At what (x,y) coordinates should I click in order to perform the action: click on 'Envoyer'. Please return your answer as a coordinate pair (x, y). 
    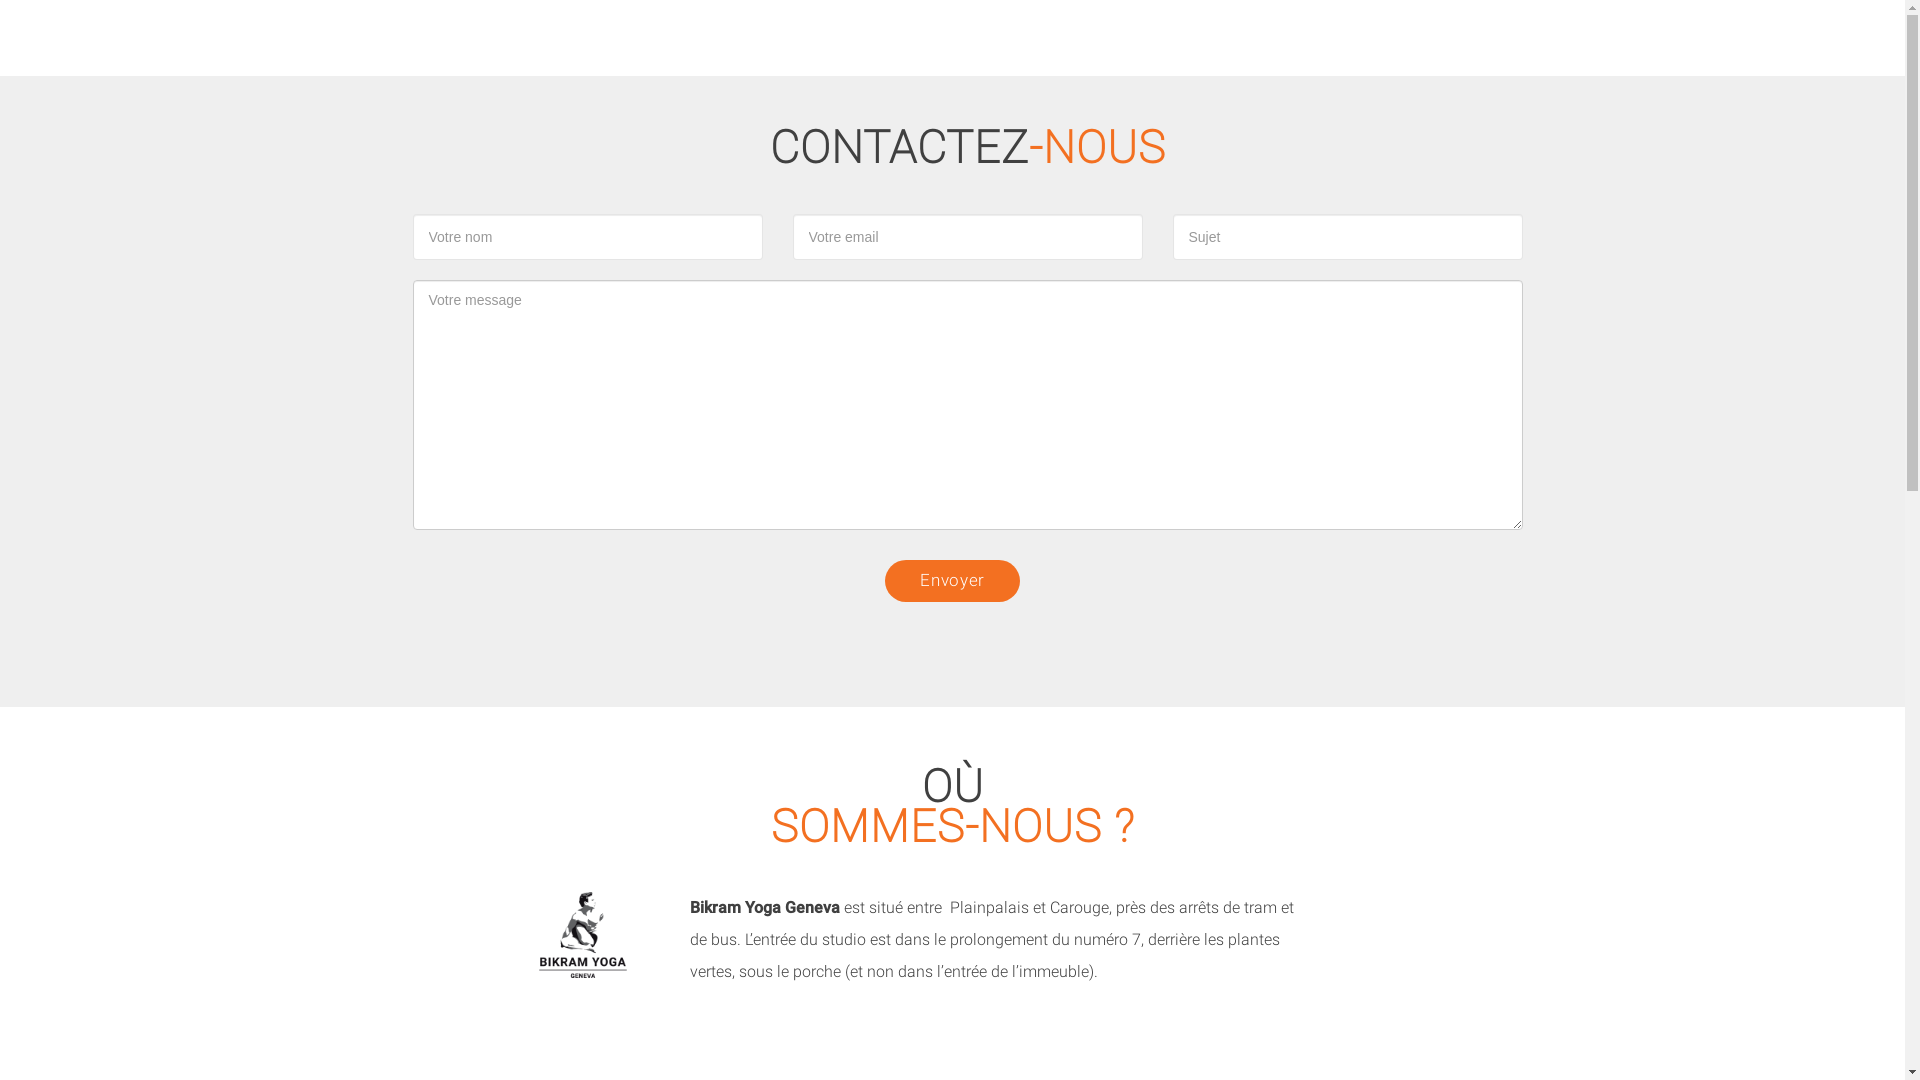
    Looking at the image, I should click on (951, 581).